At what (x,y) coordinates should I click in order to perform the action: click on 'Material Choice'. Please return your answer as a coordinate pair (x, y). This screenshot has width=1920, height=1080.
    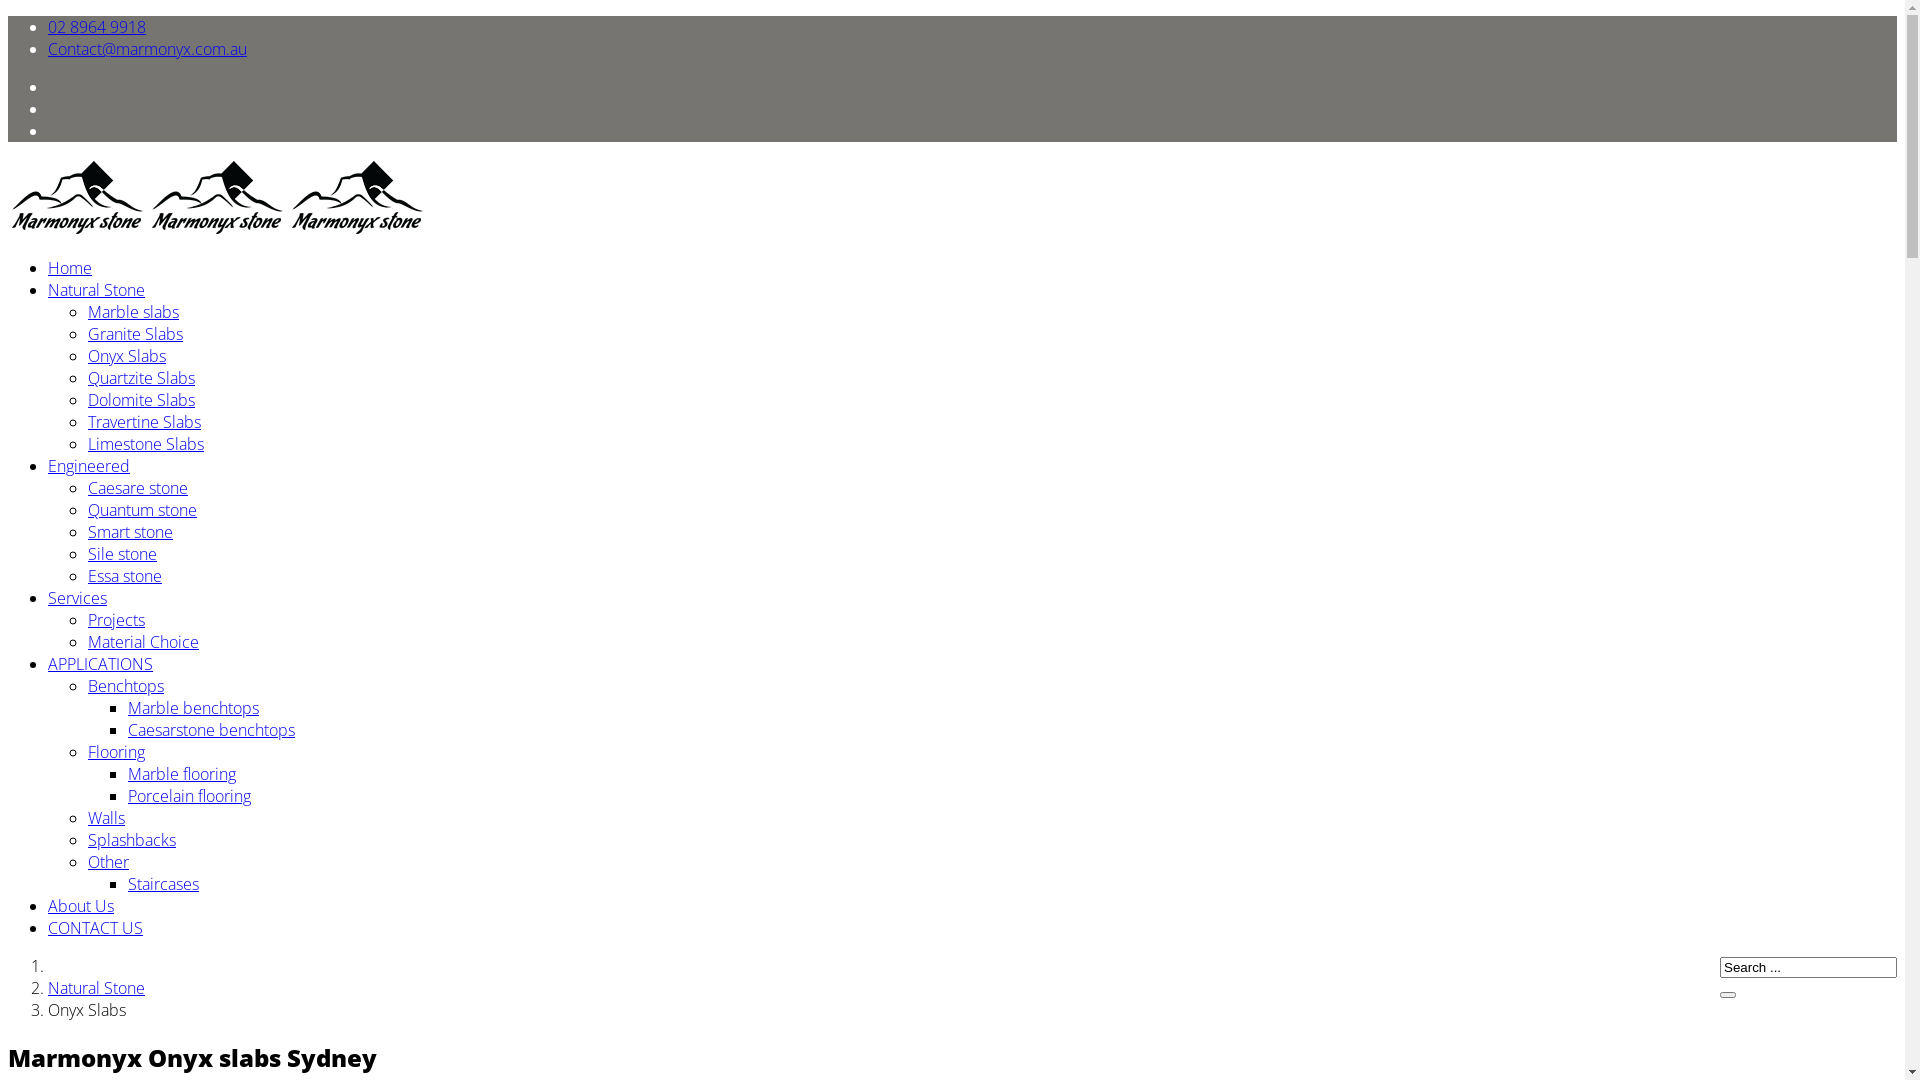
    Looking at the image, I should click on (142, 641).